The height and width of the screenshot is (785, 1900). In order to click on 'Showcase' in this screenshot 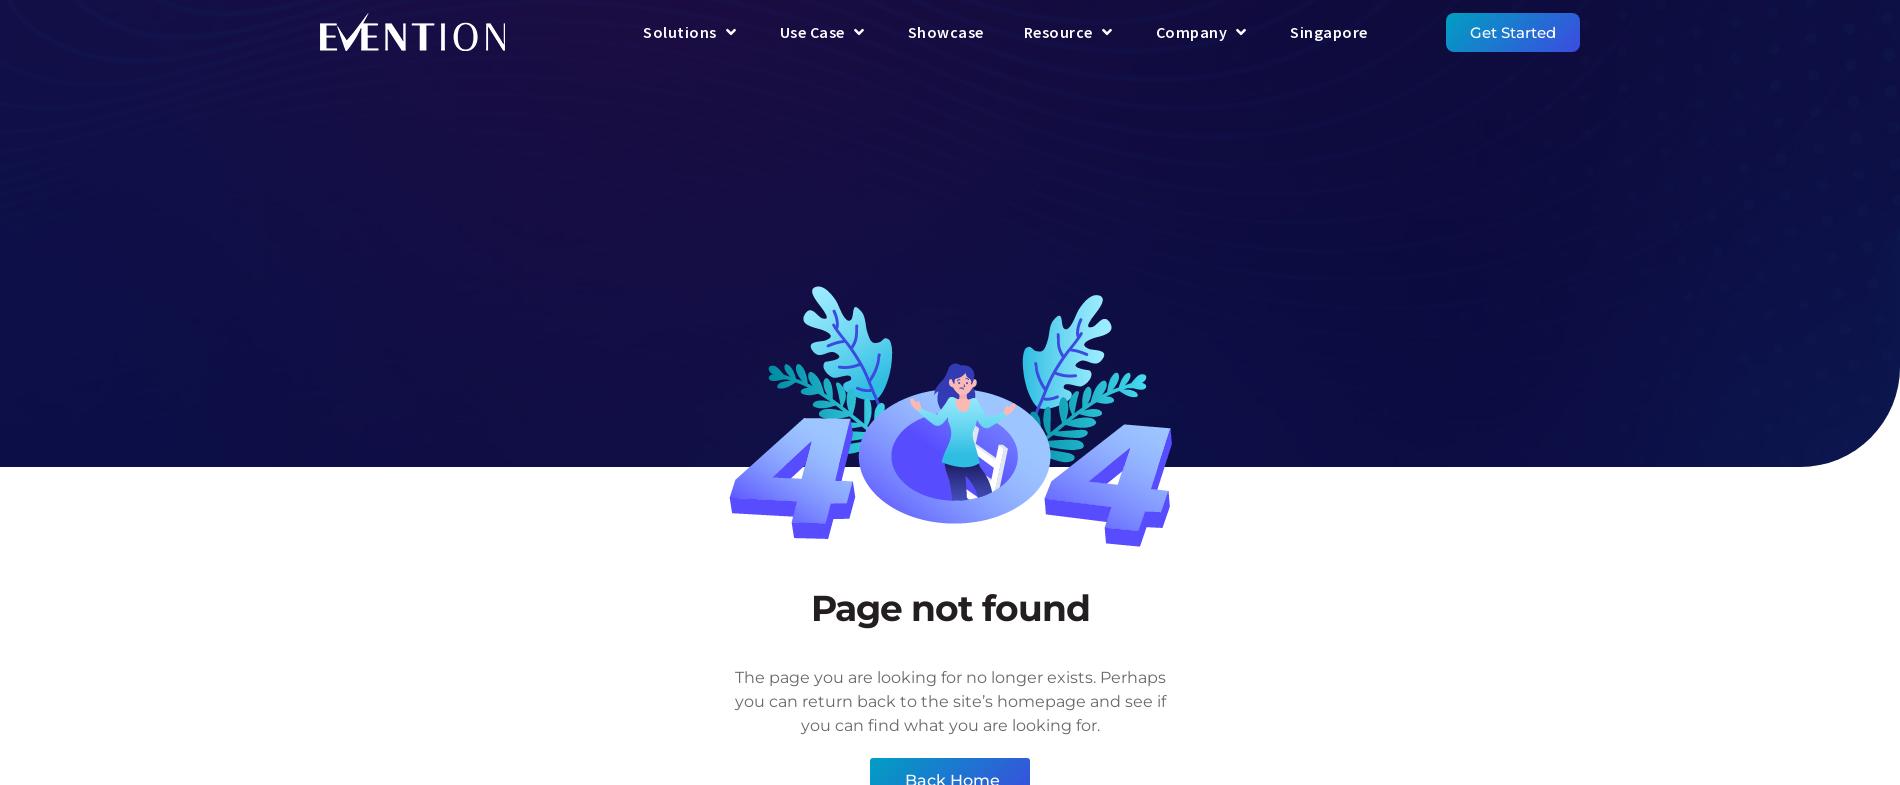, I will do `click(944, 31)`.